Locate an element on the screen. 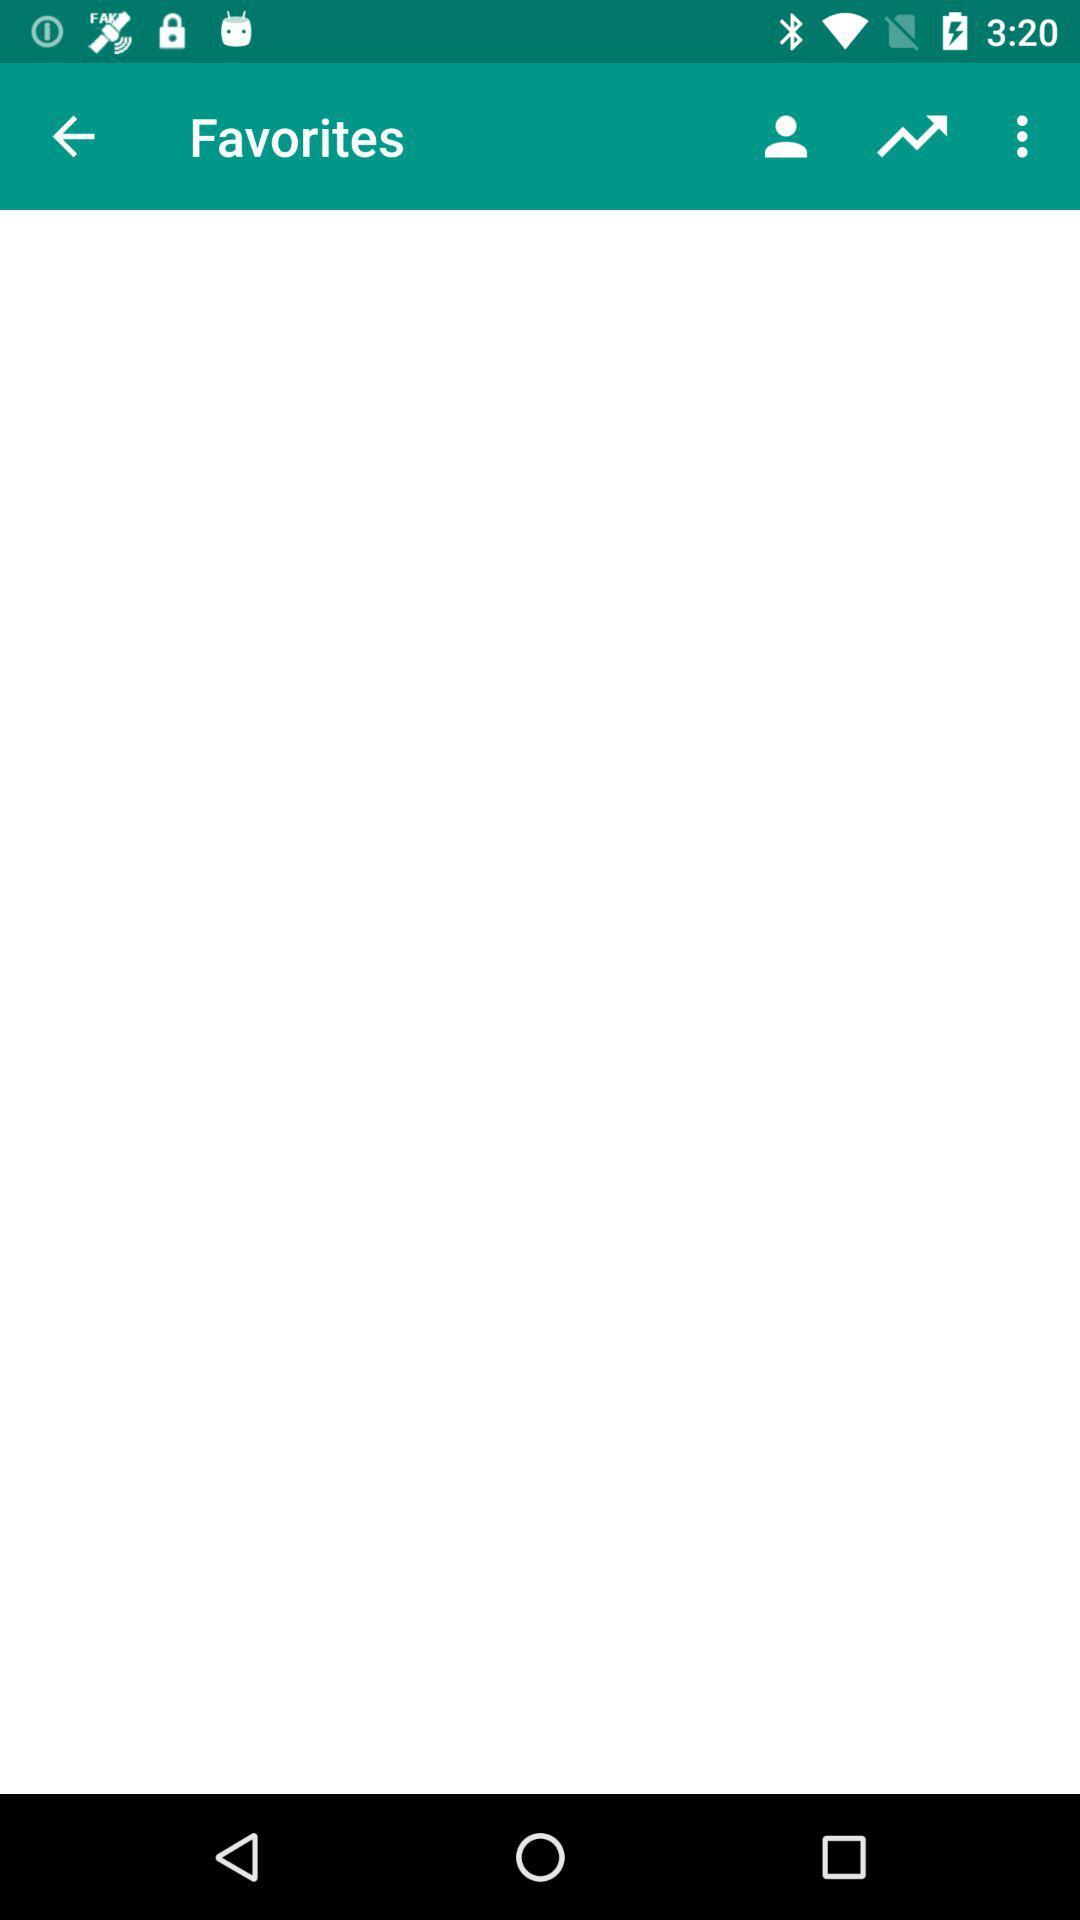 This screenshot has width=1080, height=1920. the icon at the center is located at coordinates (540, 1002).